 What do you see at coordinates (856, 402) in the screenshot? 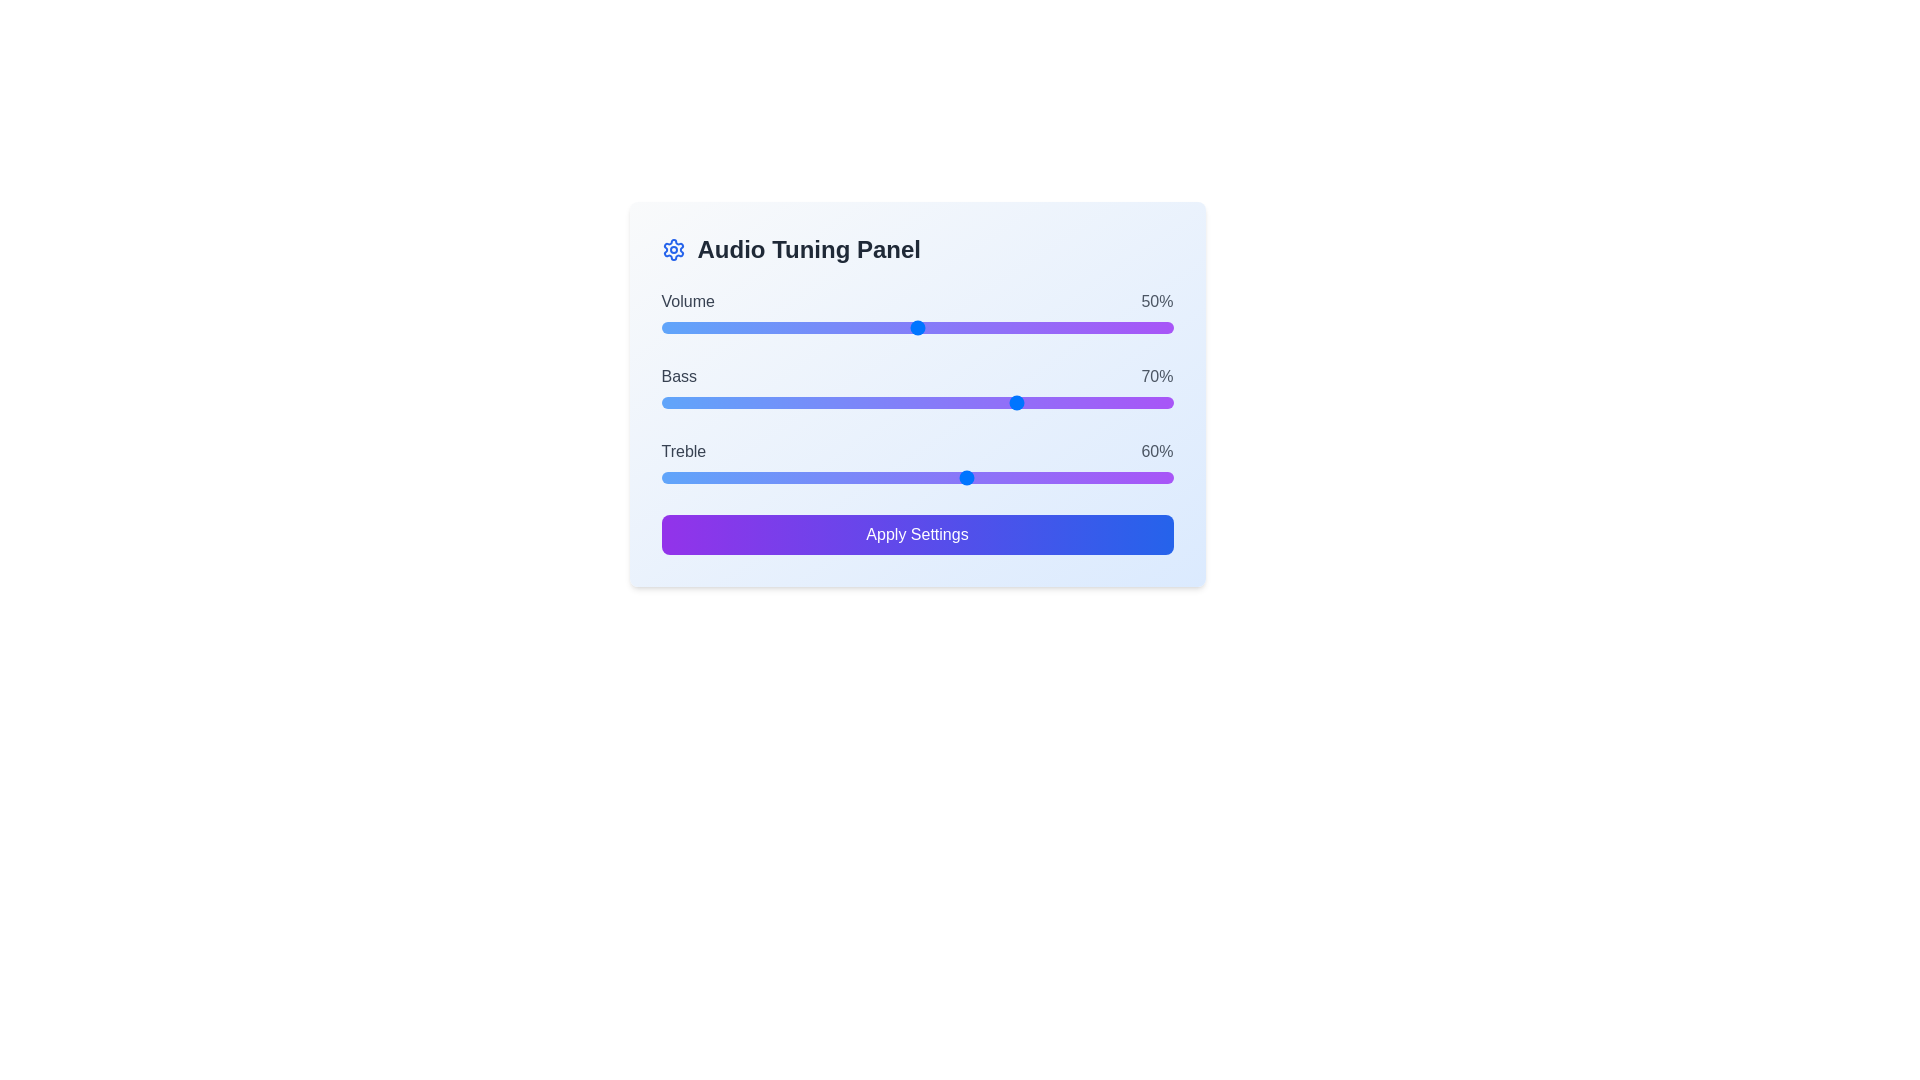
I see `the bass level` at bounding box center [856, 402].